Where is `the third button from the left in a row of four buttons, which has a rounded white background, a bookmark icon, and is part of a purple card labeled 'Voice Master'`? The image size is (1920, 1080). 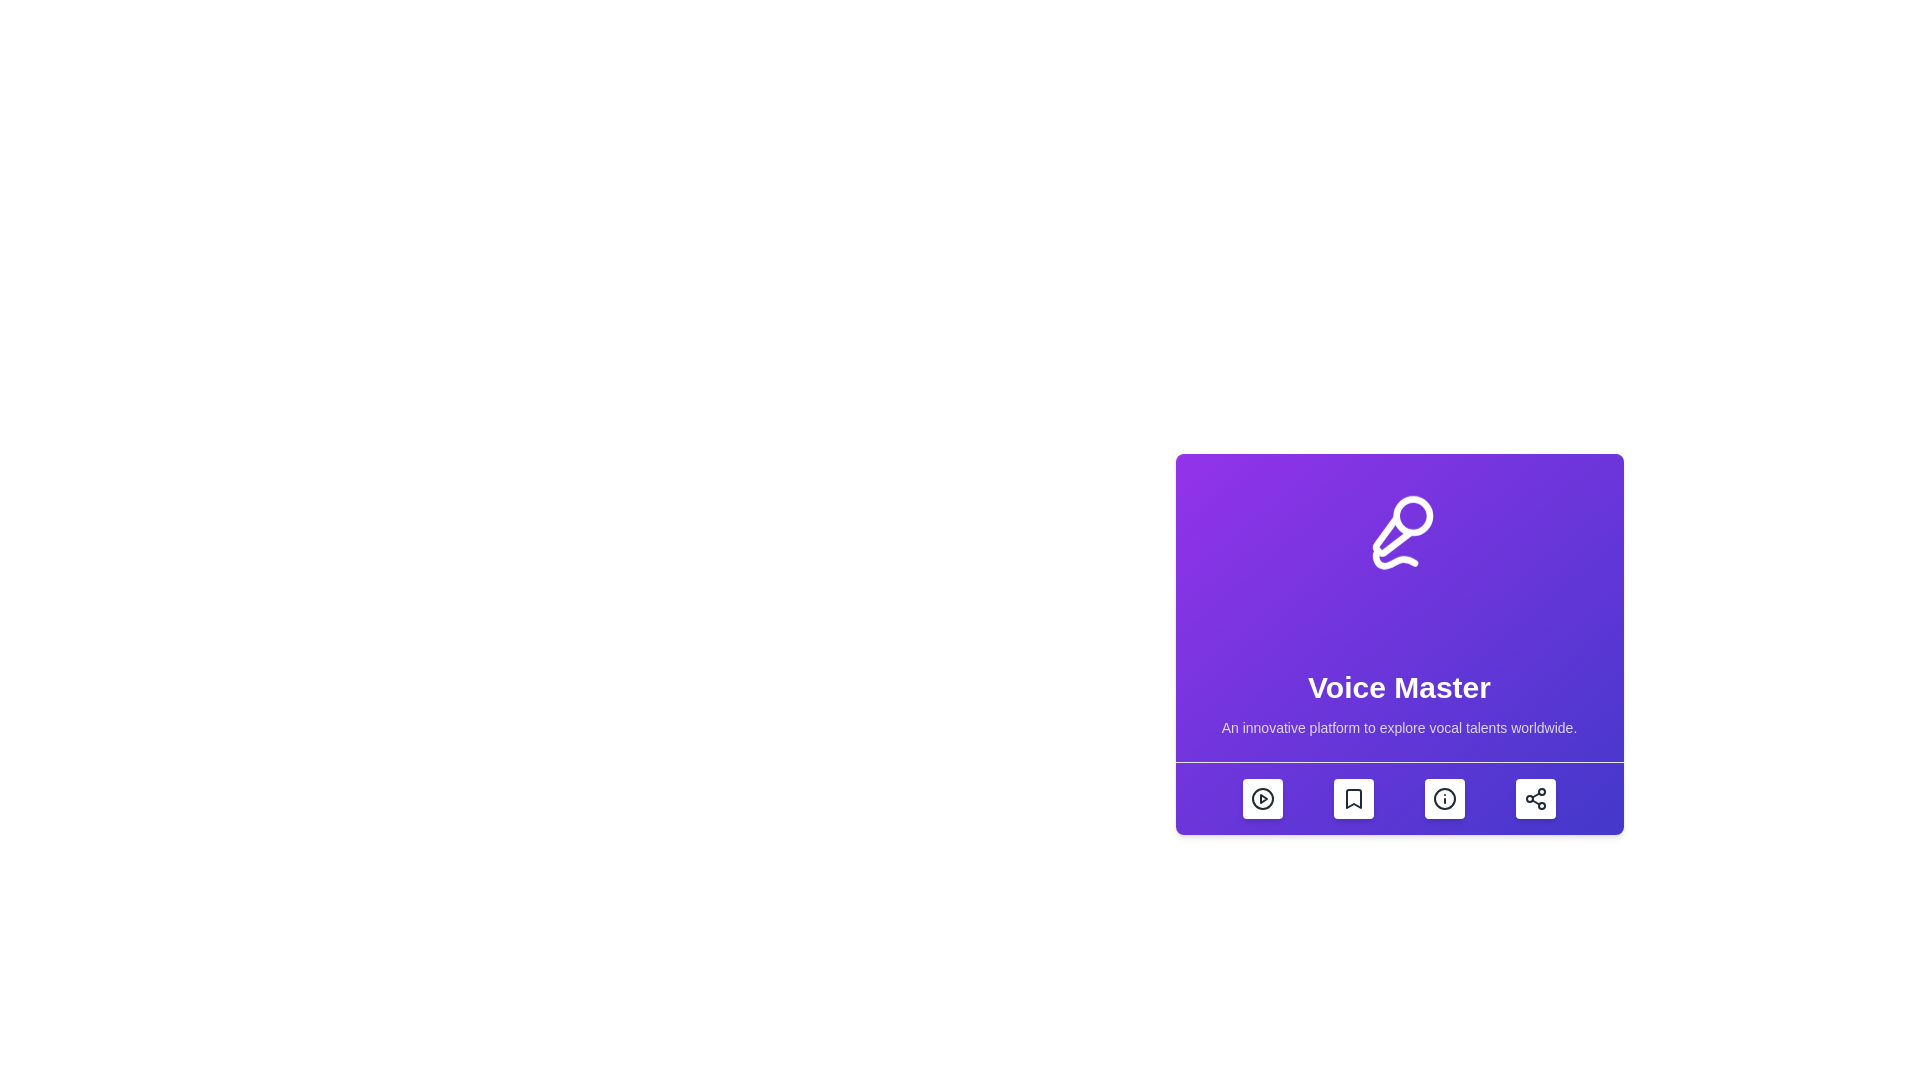
the third button from the left in a row of four buttons, which has a rounded white background, a bookmark icon, and is part of a purple card labeled 'Voice Master' is located at coordinates (1353, 797).